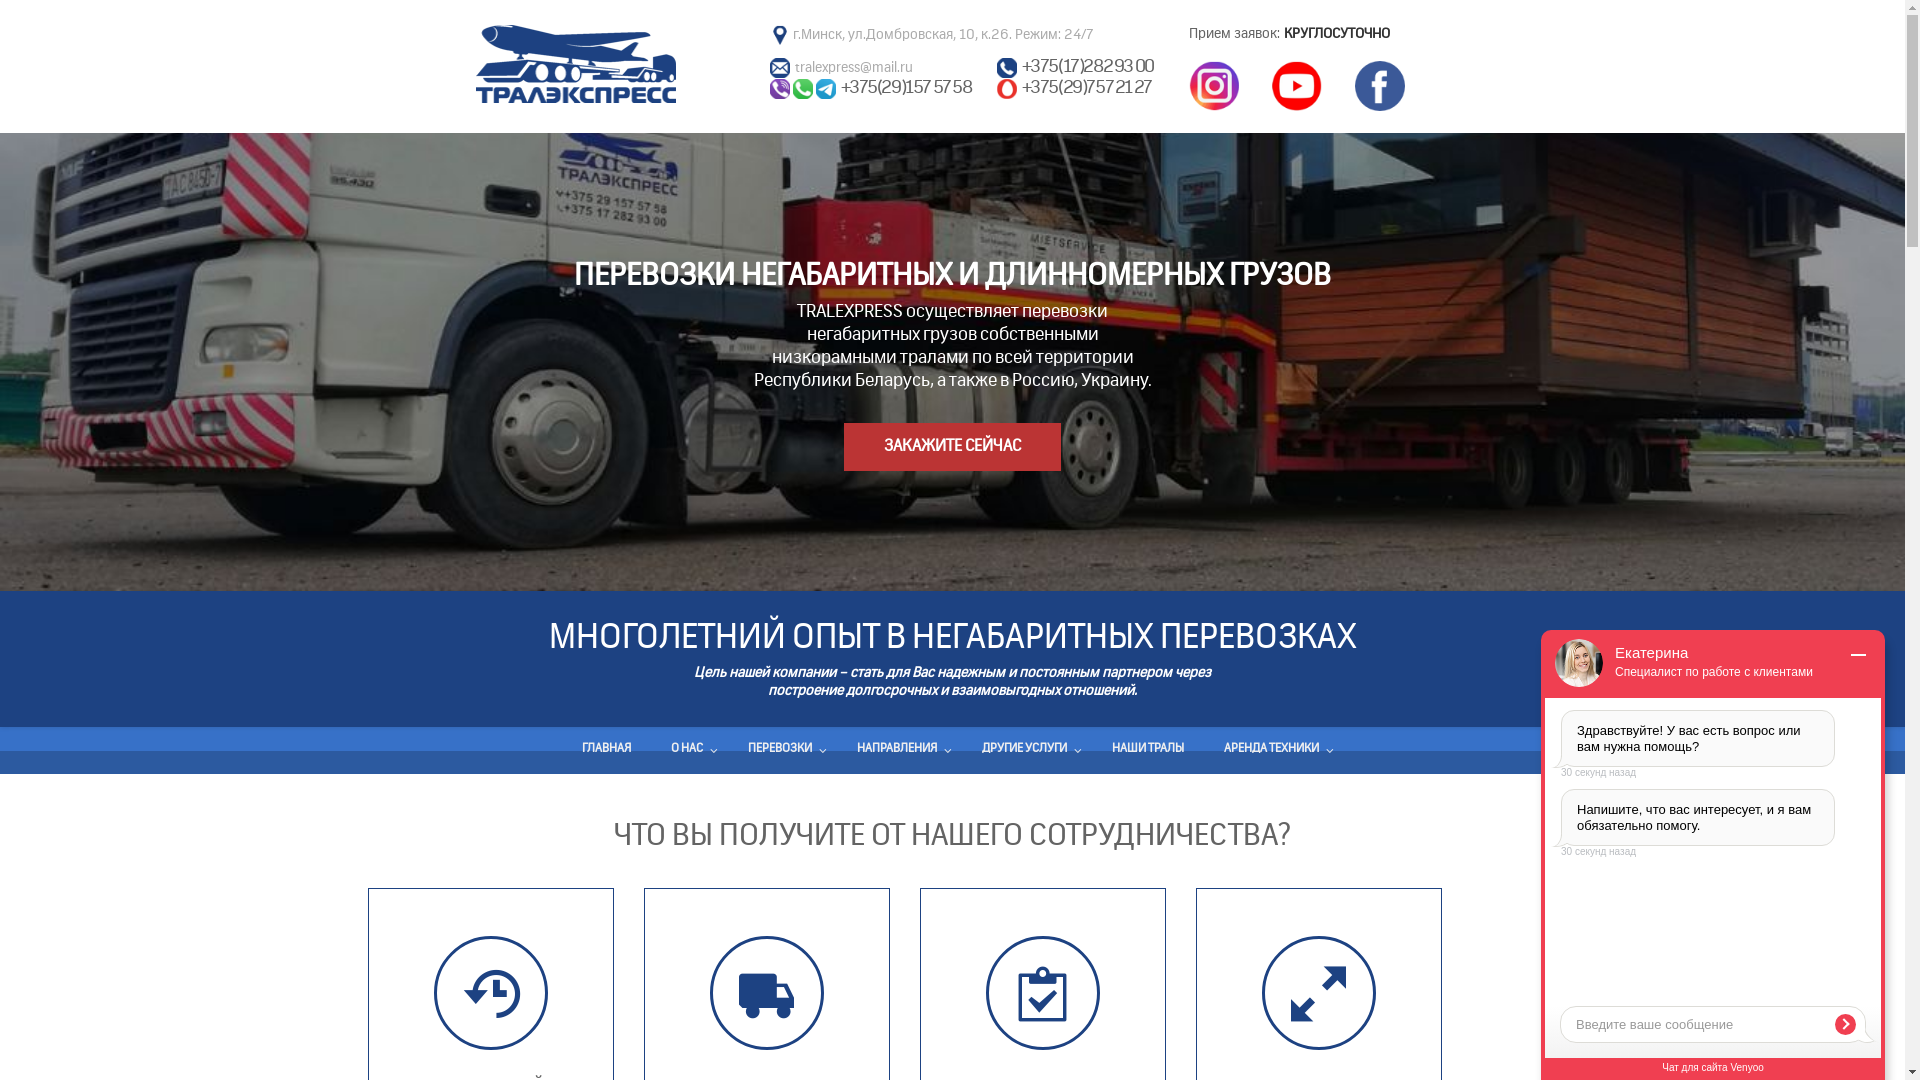 This screenshot has width=1920, height=1080. Describe the element at coordinates (853, 67) in the screenshot. I see `'tralexpress@mail.ru'` at that location.